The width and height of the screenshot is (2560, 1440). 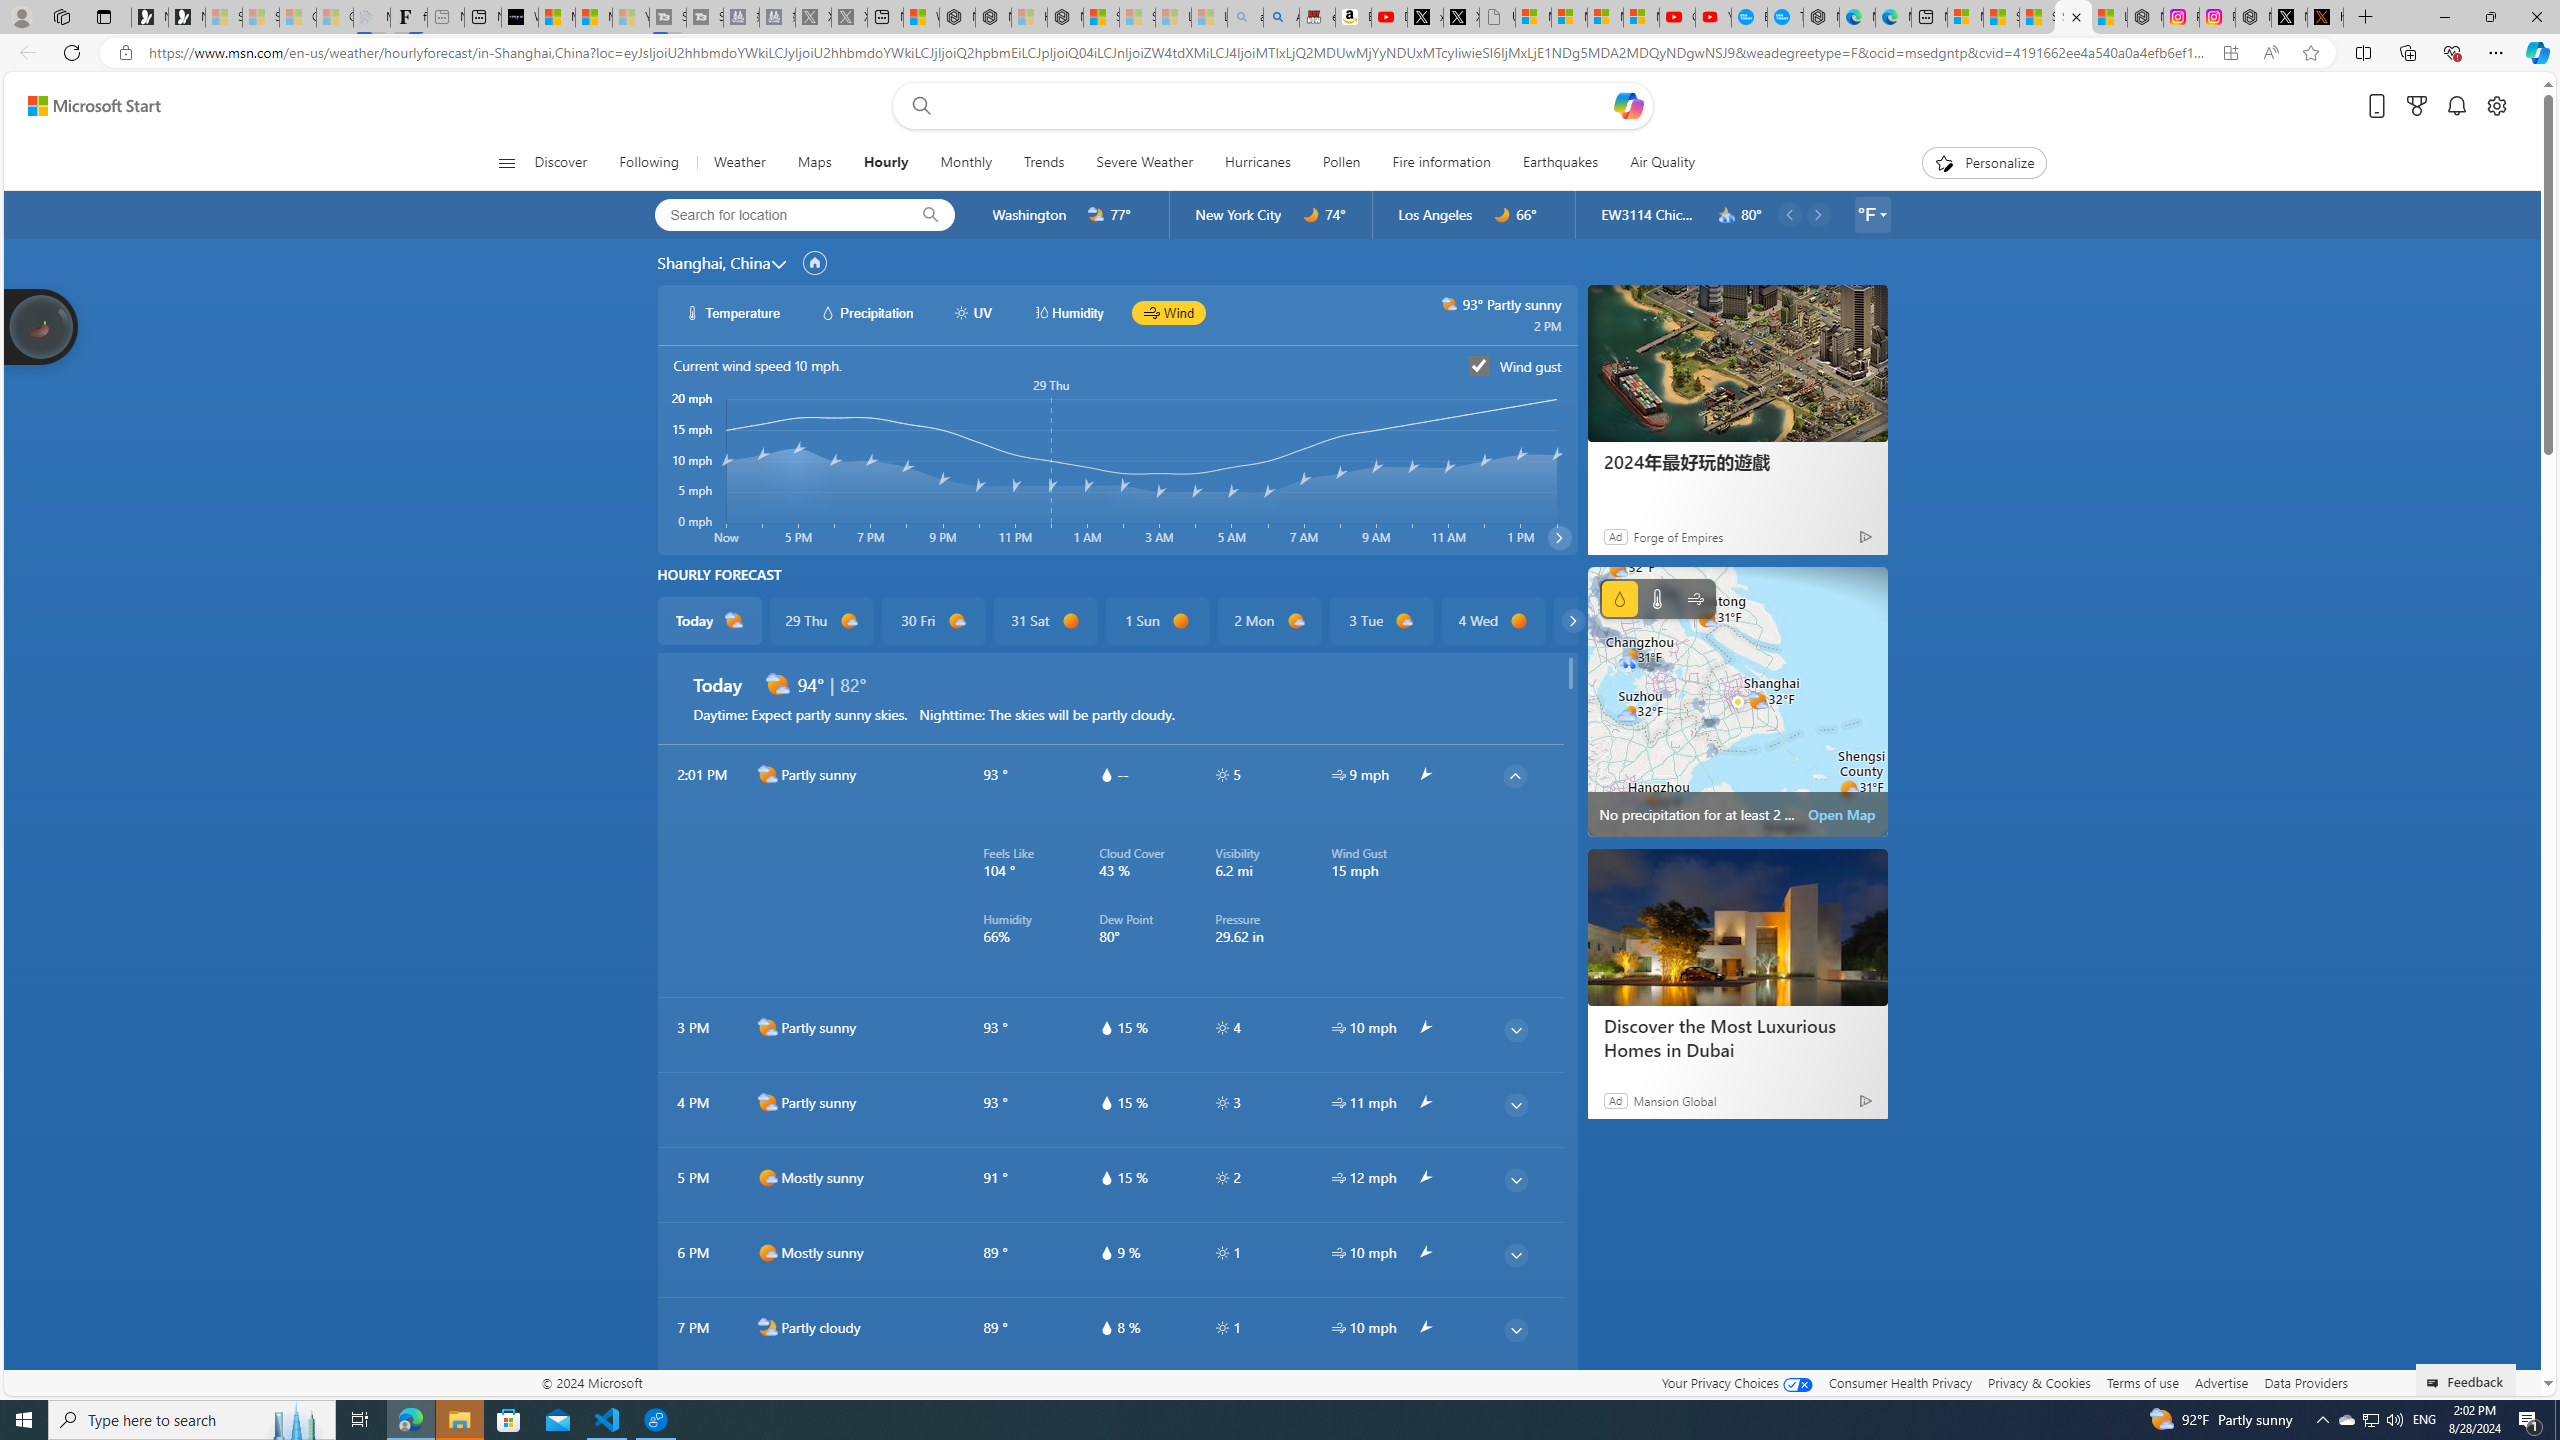 What do you see at coordinates (1442, 162) in the screenshot?
I see `'Fire information'` at bounding box center [1442, 162].